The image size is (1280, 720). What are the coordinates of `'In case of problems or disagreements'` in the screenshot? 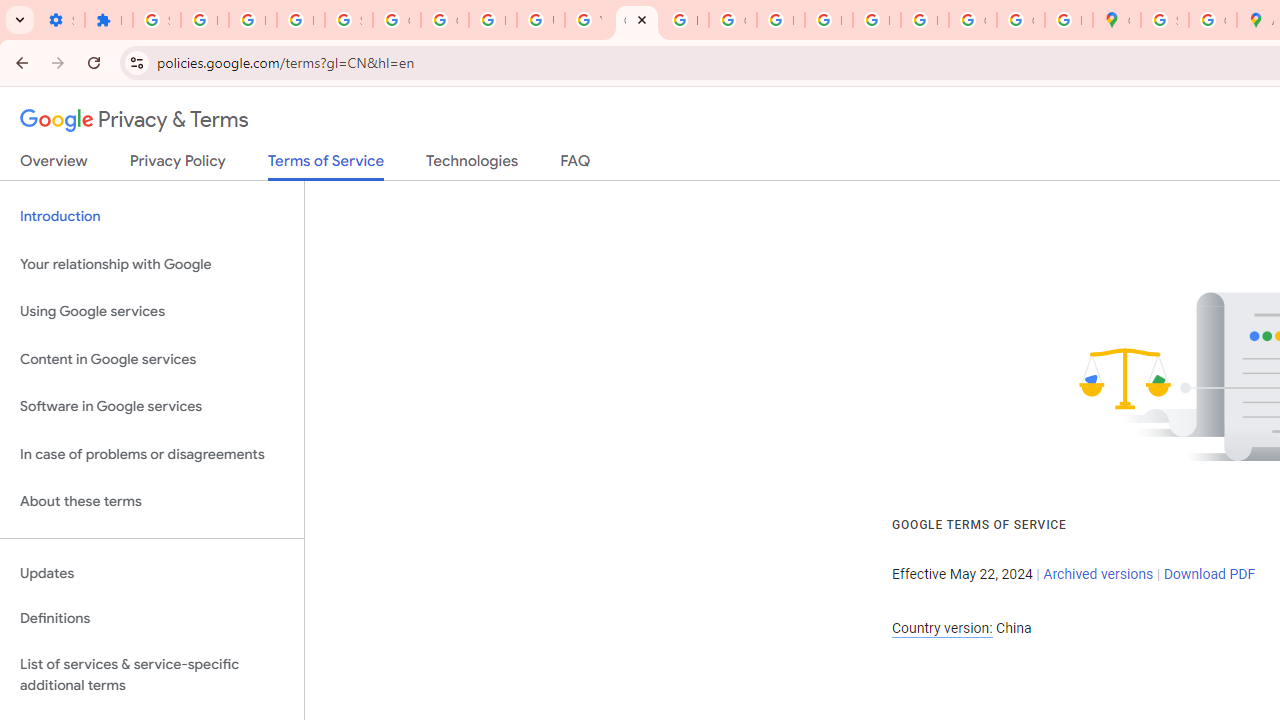 It's located at (151, 454).